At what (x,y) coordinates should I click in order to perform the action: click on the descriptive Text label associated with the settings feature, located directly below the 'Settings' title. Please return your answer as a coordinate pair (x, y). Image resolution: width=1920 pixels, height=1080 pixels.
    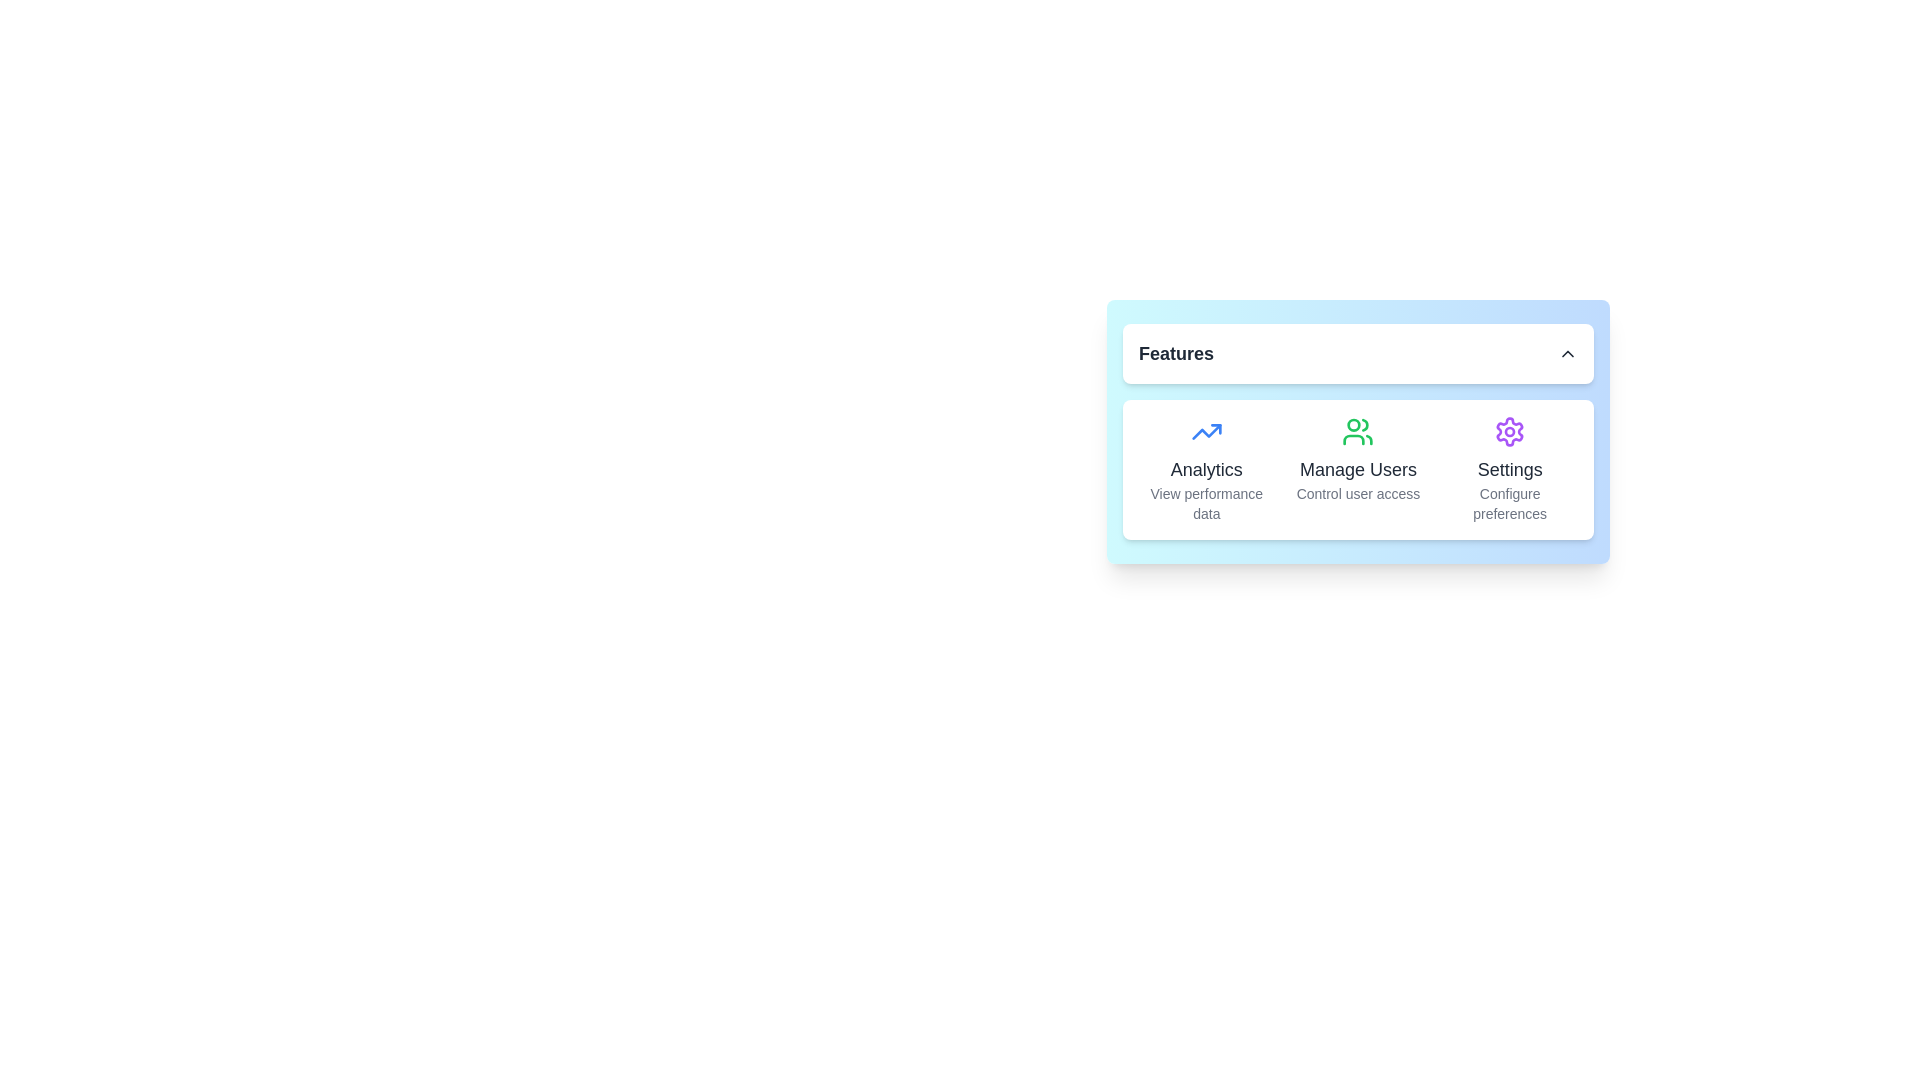
    Looking at the image, I should click on (1510, 503).